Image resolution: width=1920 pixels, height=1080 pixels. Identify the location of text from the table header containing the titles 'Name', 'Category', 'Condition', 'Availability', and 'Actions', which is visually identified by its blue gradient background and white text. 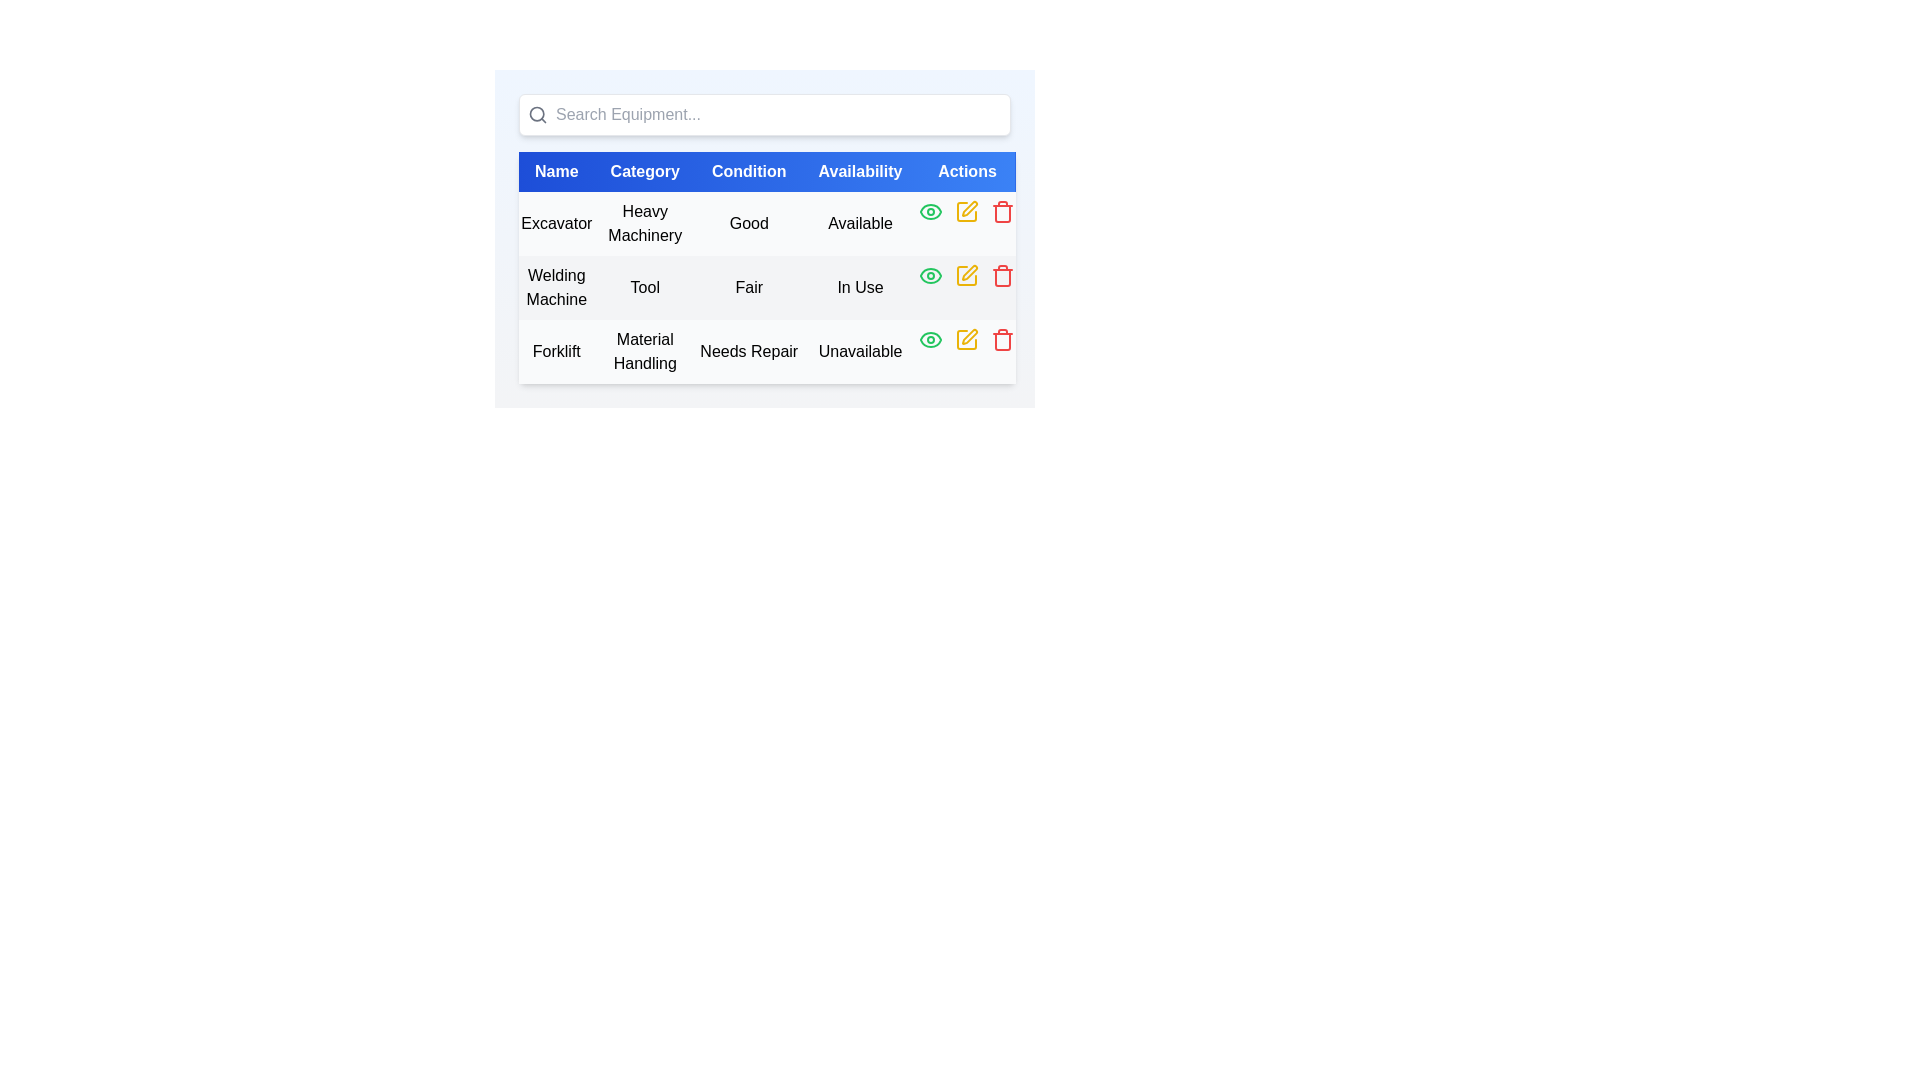
(766, 171).